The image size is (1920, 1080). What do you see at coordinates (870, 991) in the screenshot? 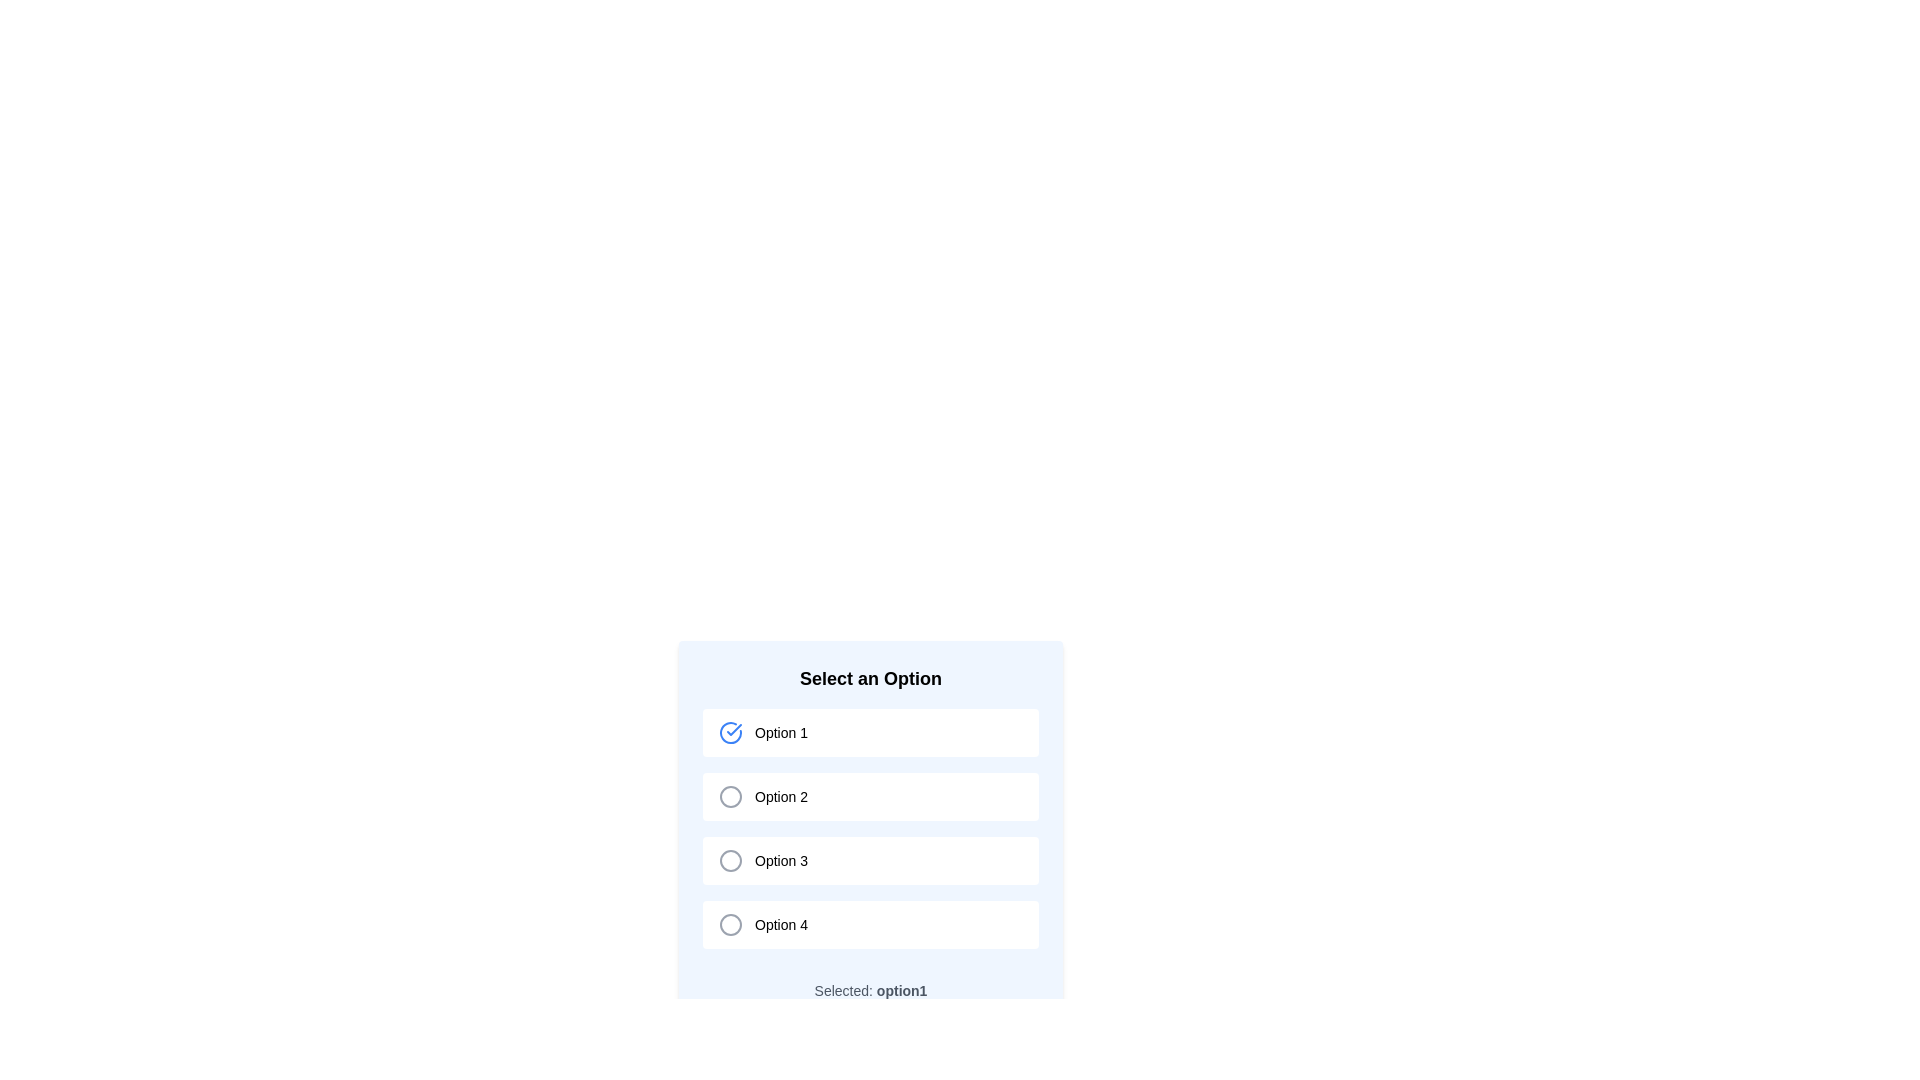
I see `the text label displaying 'Selected: option1' at the bottom of the selection panel` at bounding box center [870, 991].